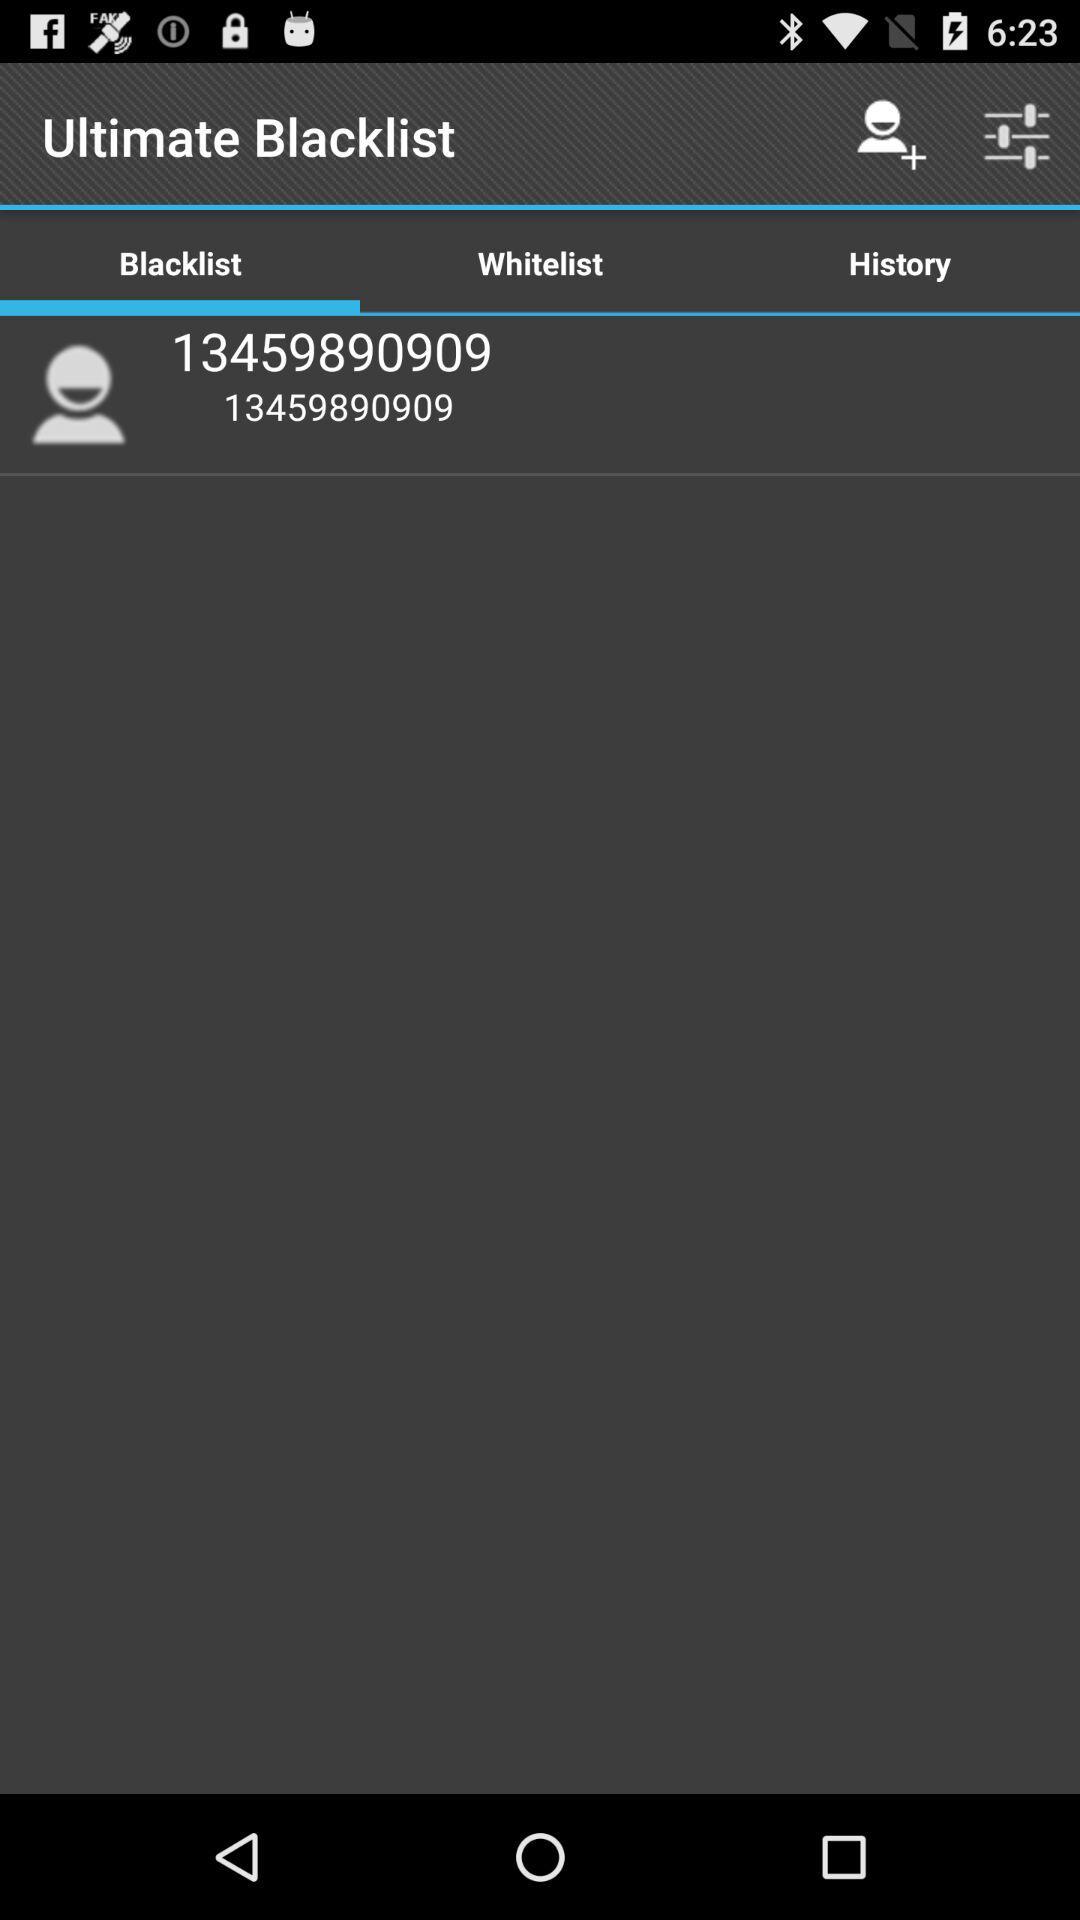  What do you see at coordinates (540, 261) in the screenshot?
I see `the icon below the ultimate blacklist` at bounding box center [540, 261].